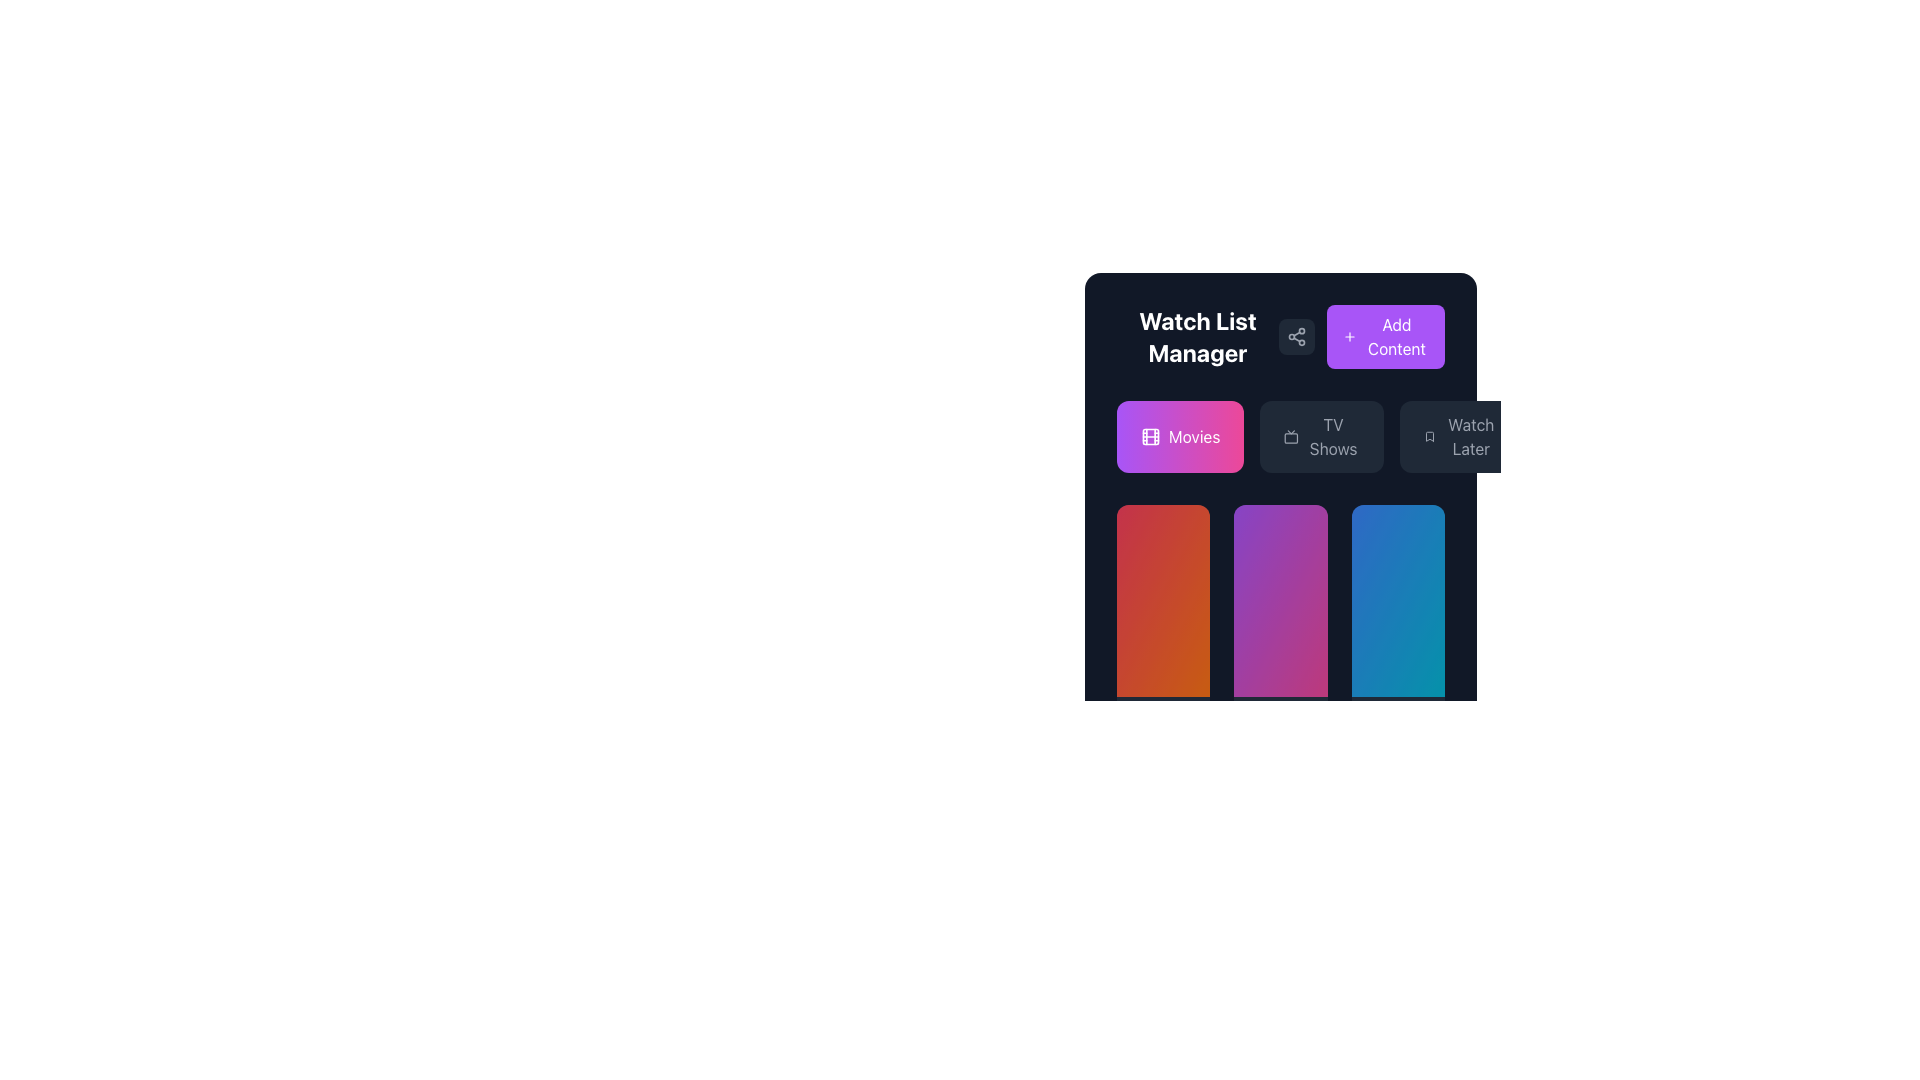 The height and width of the screenshot is (1080, 1920). Describe the element at coordinates (1333, 435) in the screenshot. I see `the 'TV Shows' text label, which is located inside the second button of the navigation row, indicating the section related to TV shows` at that location.